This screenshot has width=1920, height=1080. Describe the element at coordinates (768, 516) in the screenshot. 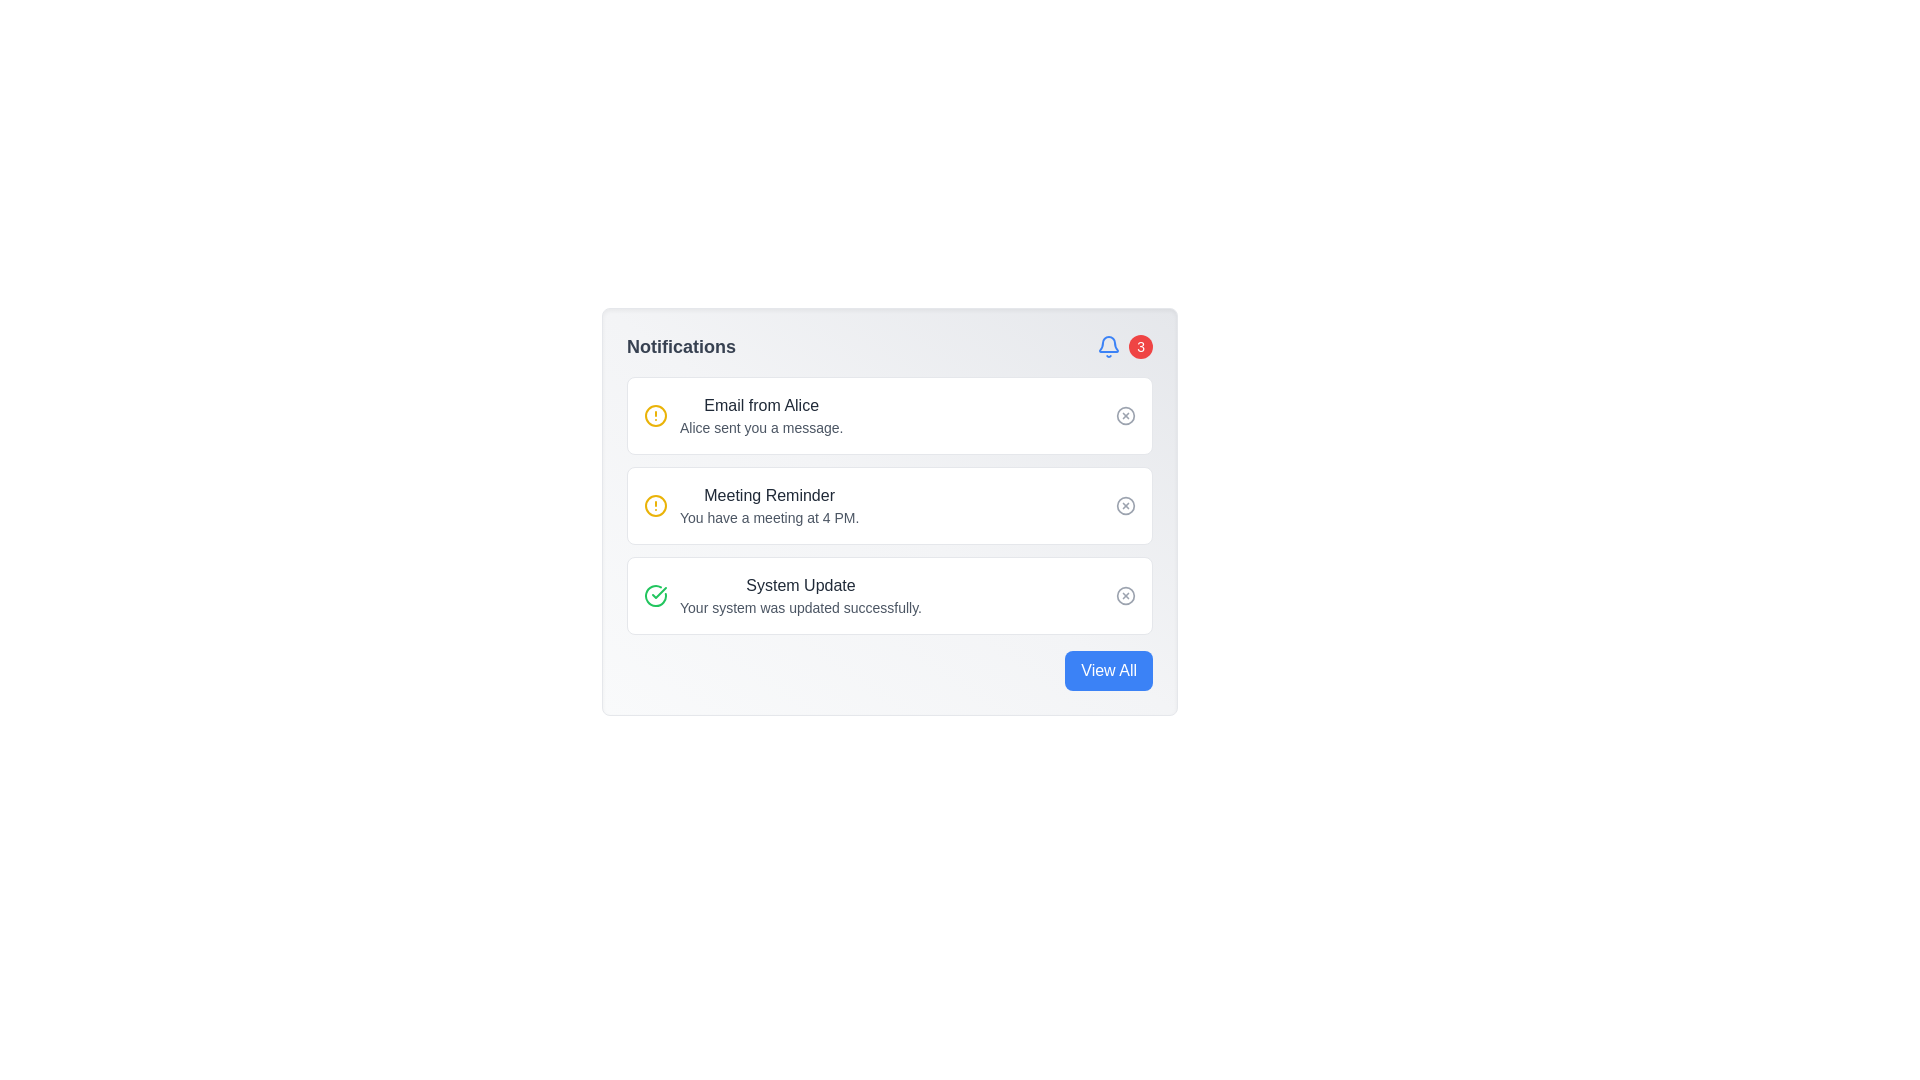

I see `the text snippet that reads 'You have a meeting at 4 PM.' located within the 'Meeting Reminder' notification tile` at that location.